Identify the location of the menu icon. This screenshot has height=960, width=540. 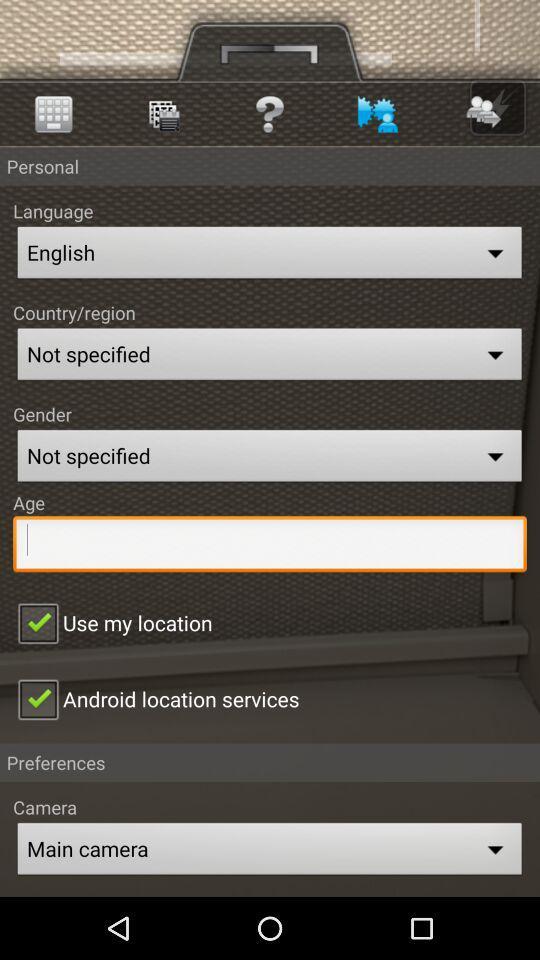
(416, 34).